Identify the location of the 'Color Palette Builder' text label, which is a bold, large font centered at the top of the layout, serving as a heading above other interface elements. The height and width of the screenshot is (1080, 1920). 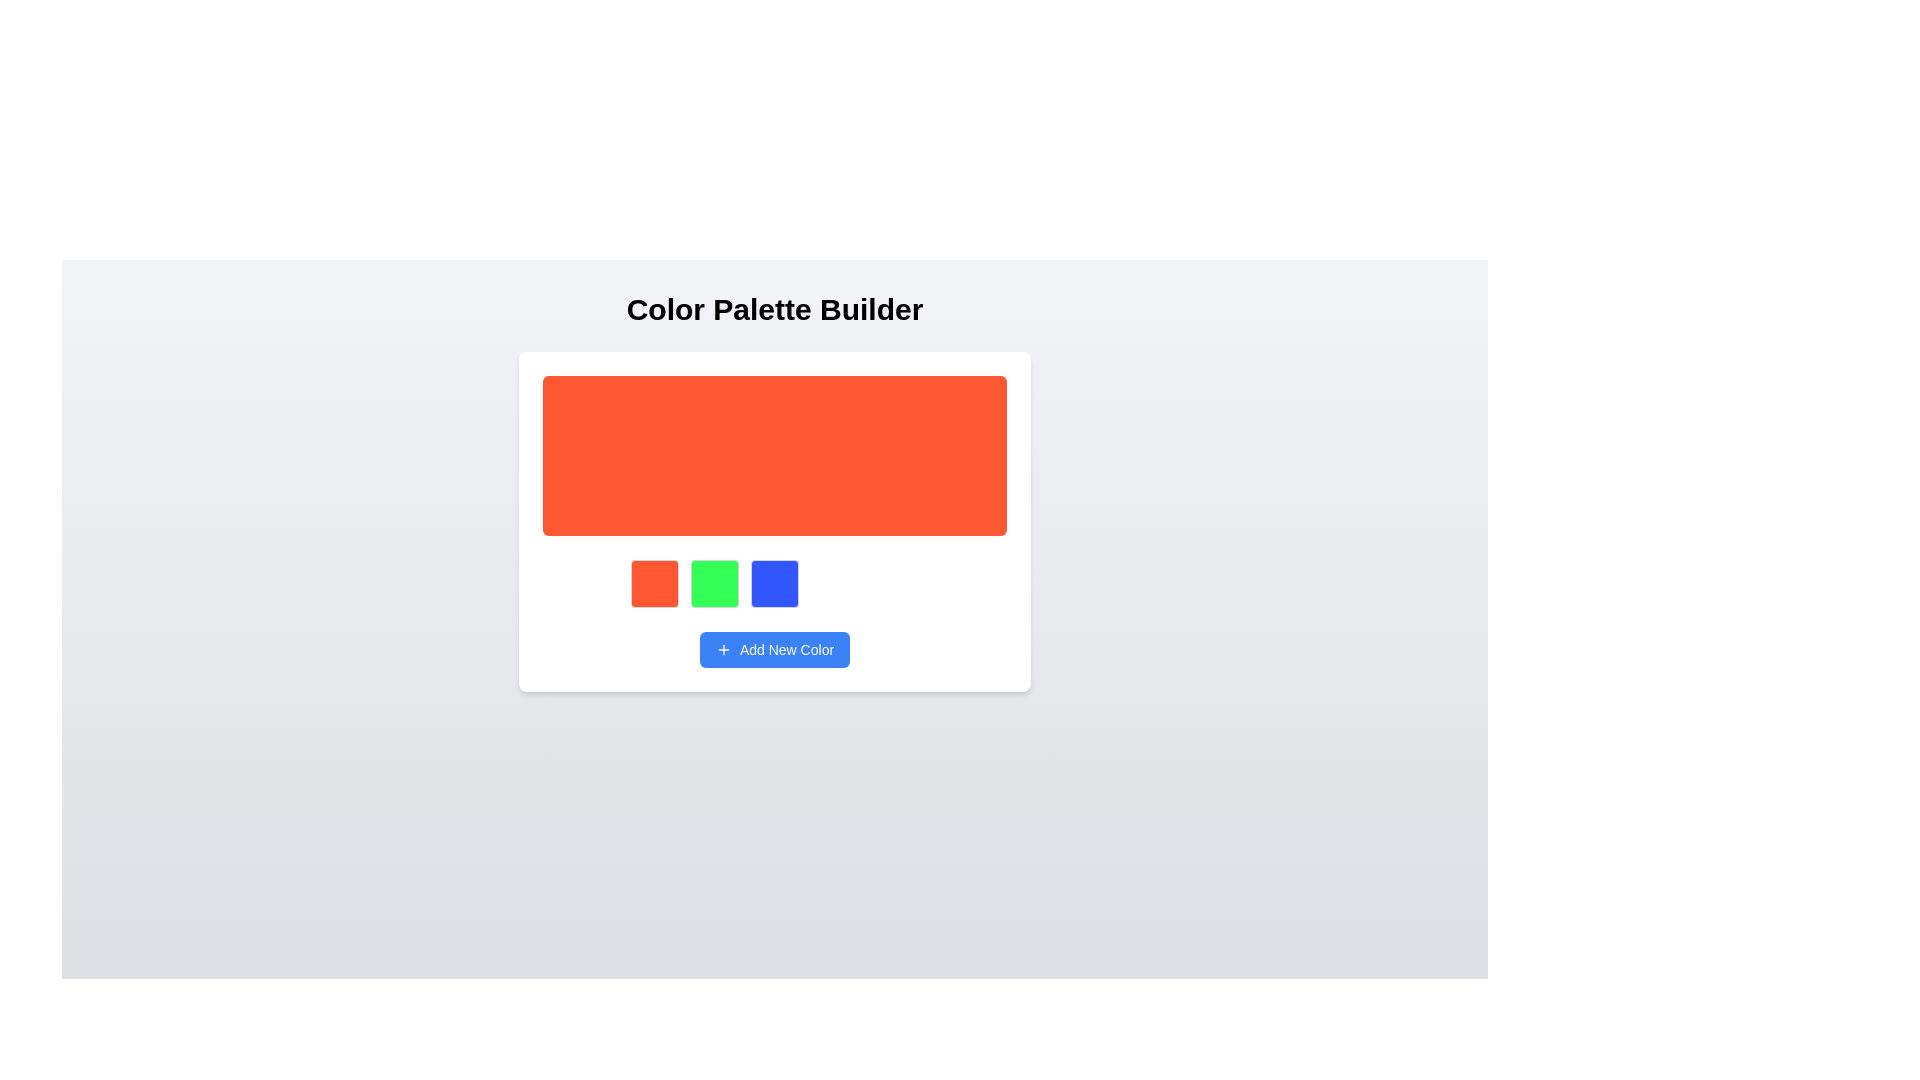
(773, 309).